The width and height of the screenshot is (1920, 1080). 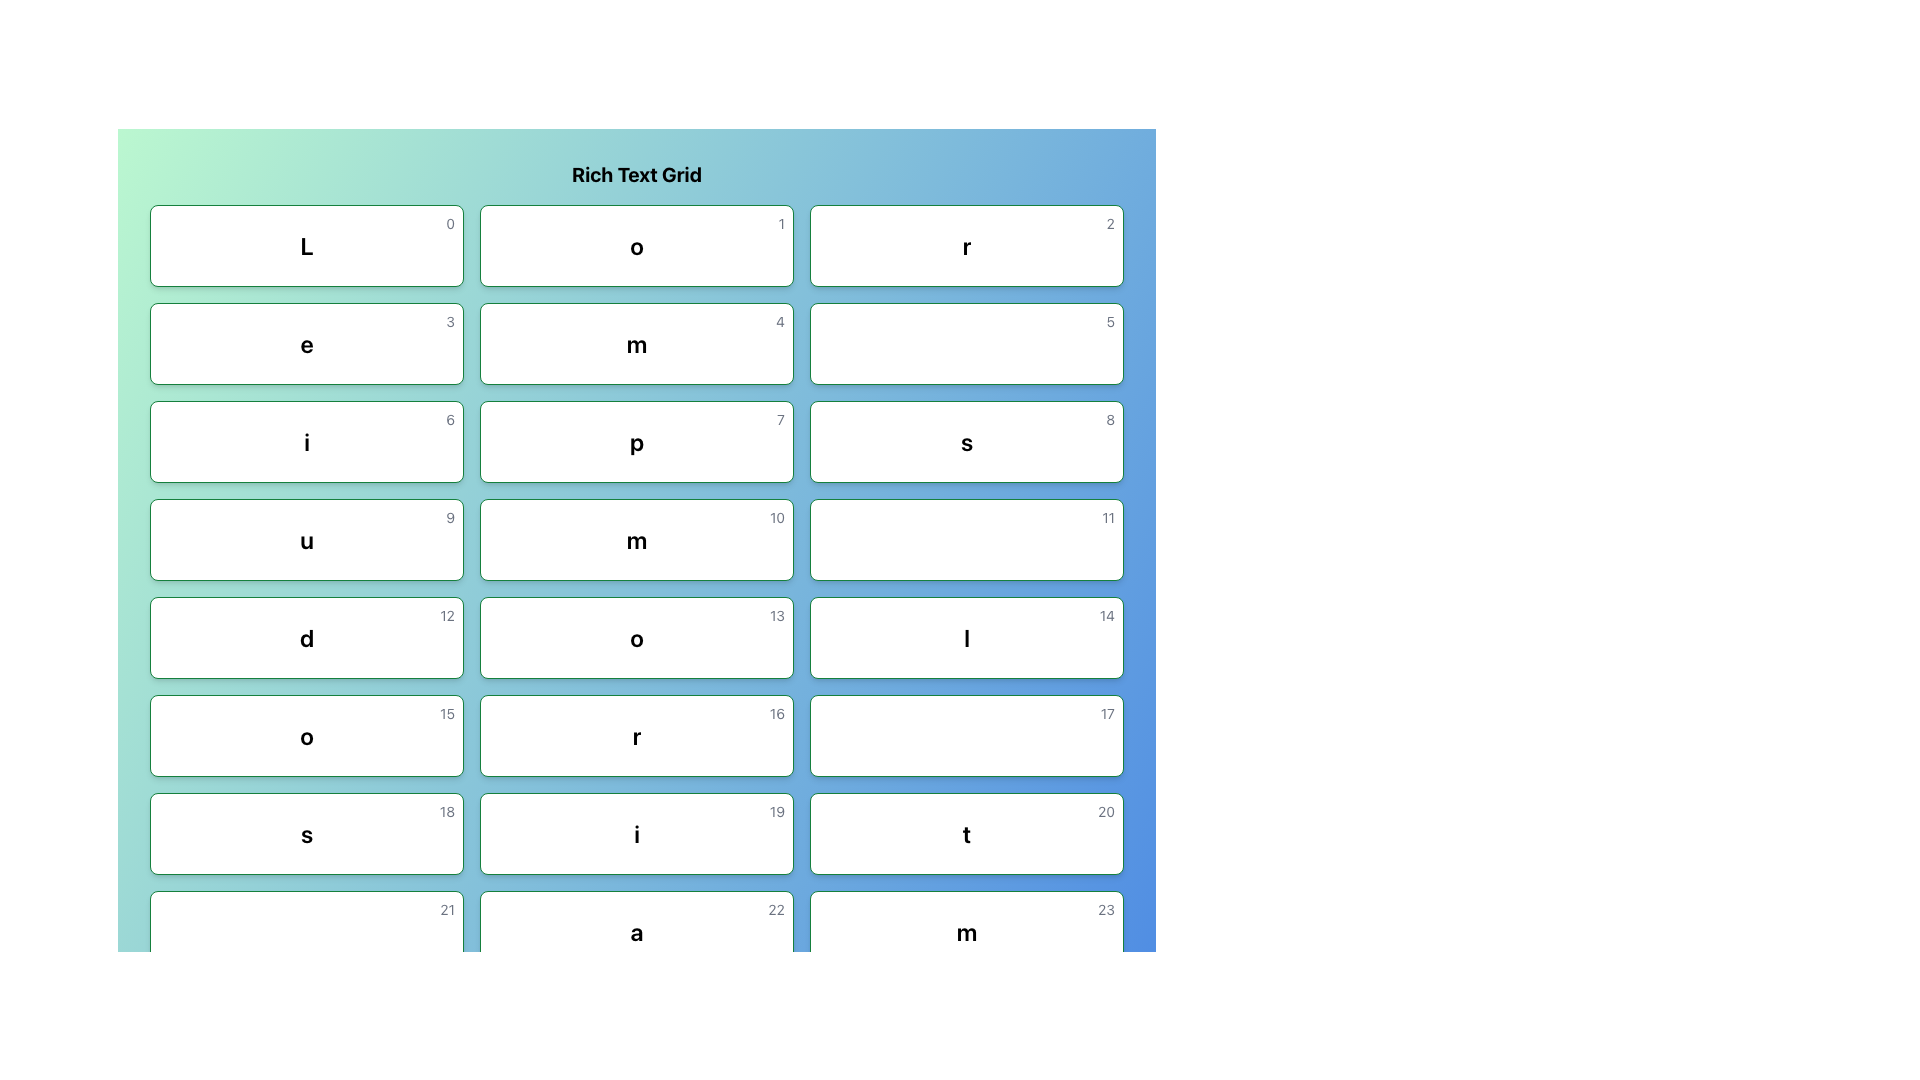 I want to click on the text label representing the letter 's' located in the eighth card of a grid layout, positioned in the third row and third column, so click(x=966, y=441).